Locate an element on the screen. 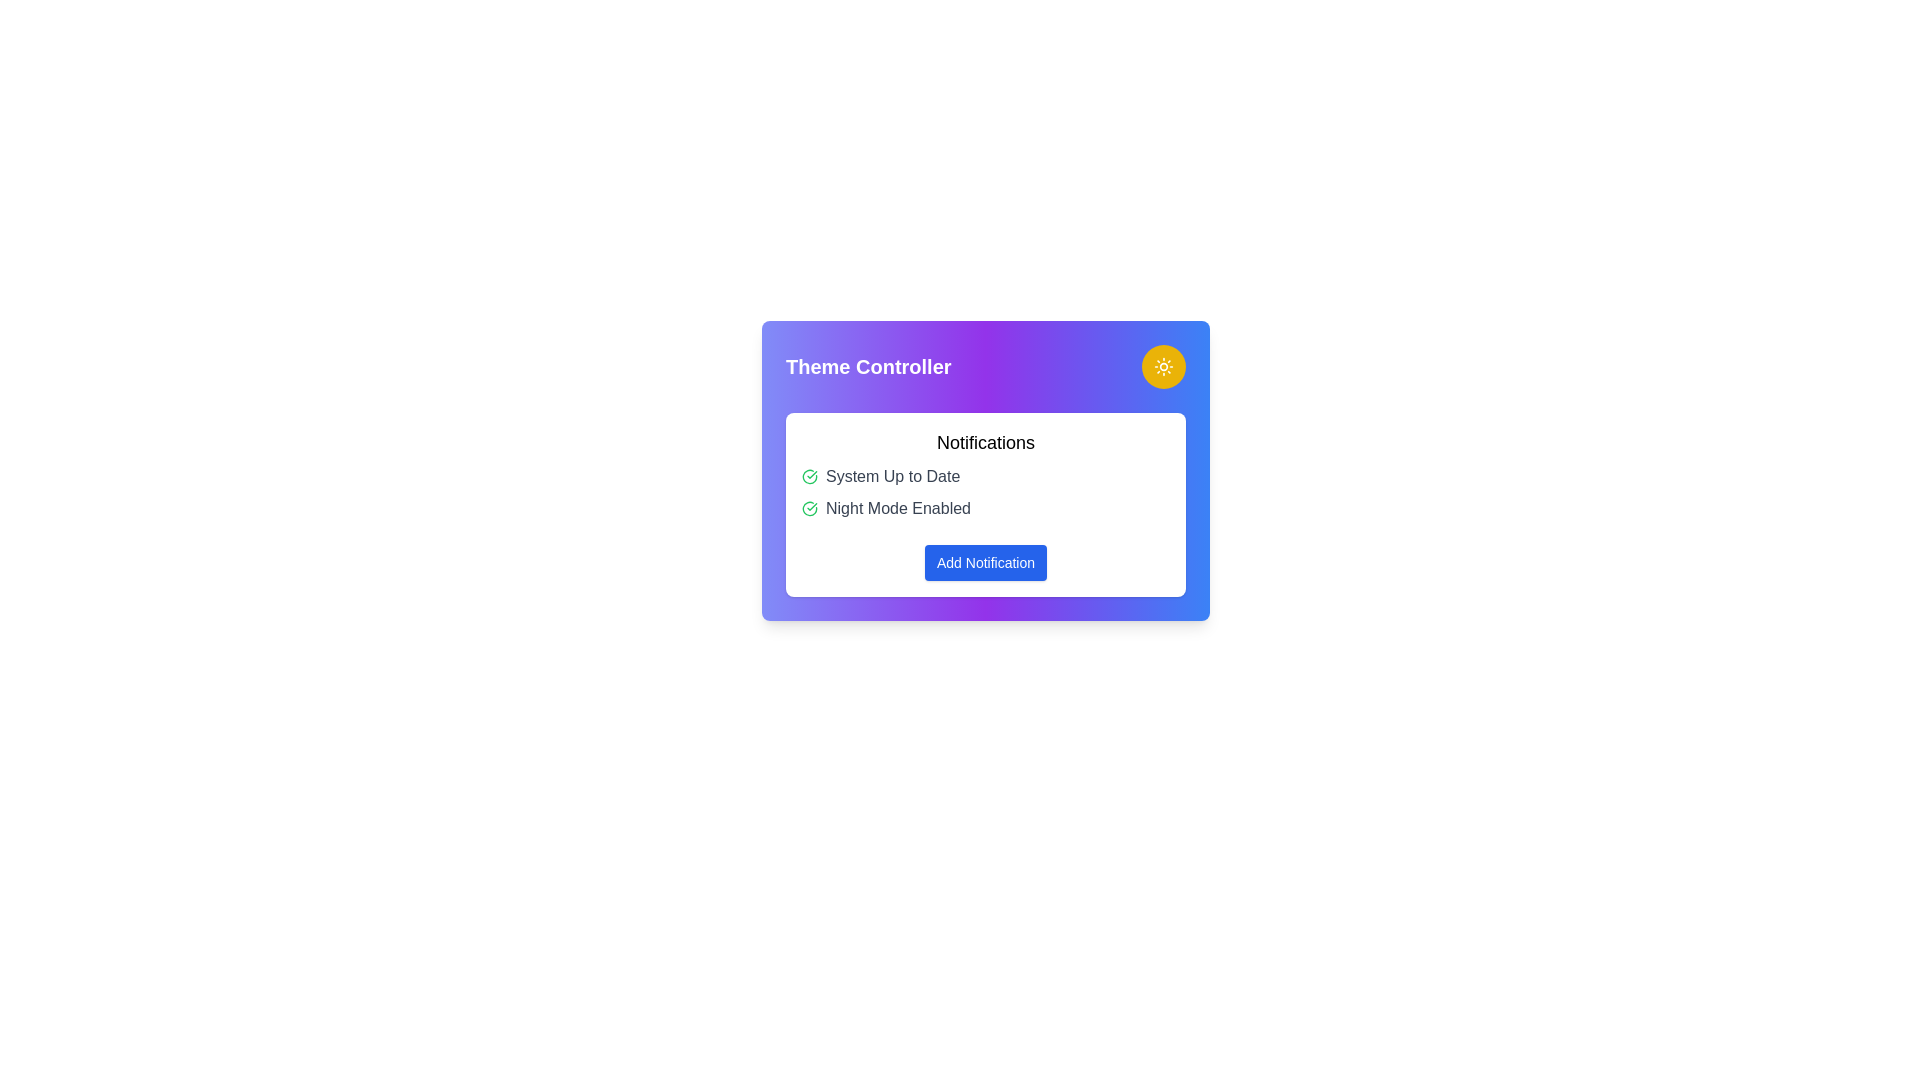 Image resolution: width=1920 pixels, height=1080 pixels. the static text label that serves as the title of the section, located at the top left corner of the window is located at coordinates (868, 366).